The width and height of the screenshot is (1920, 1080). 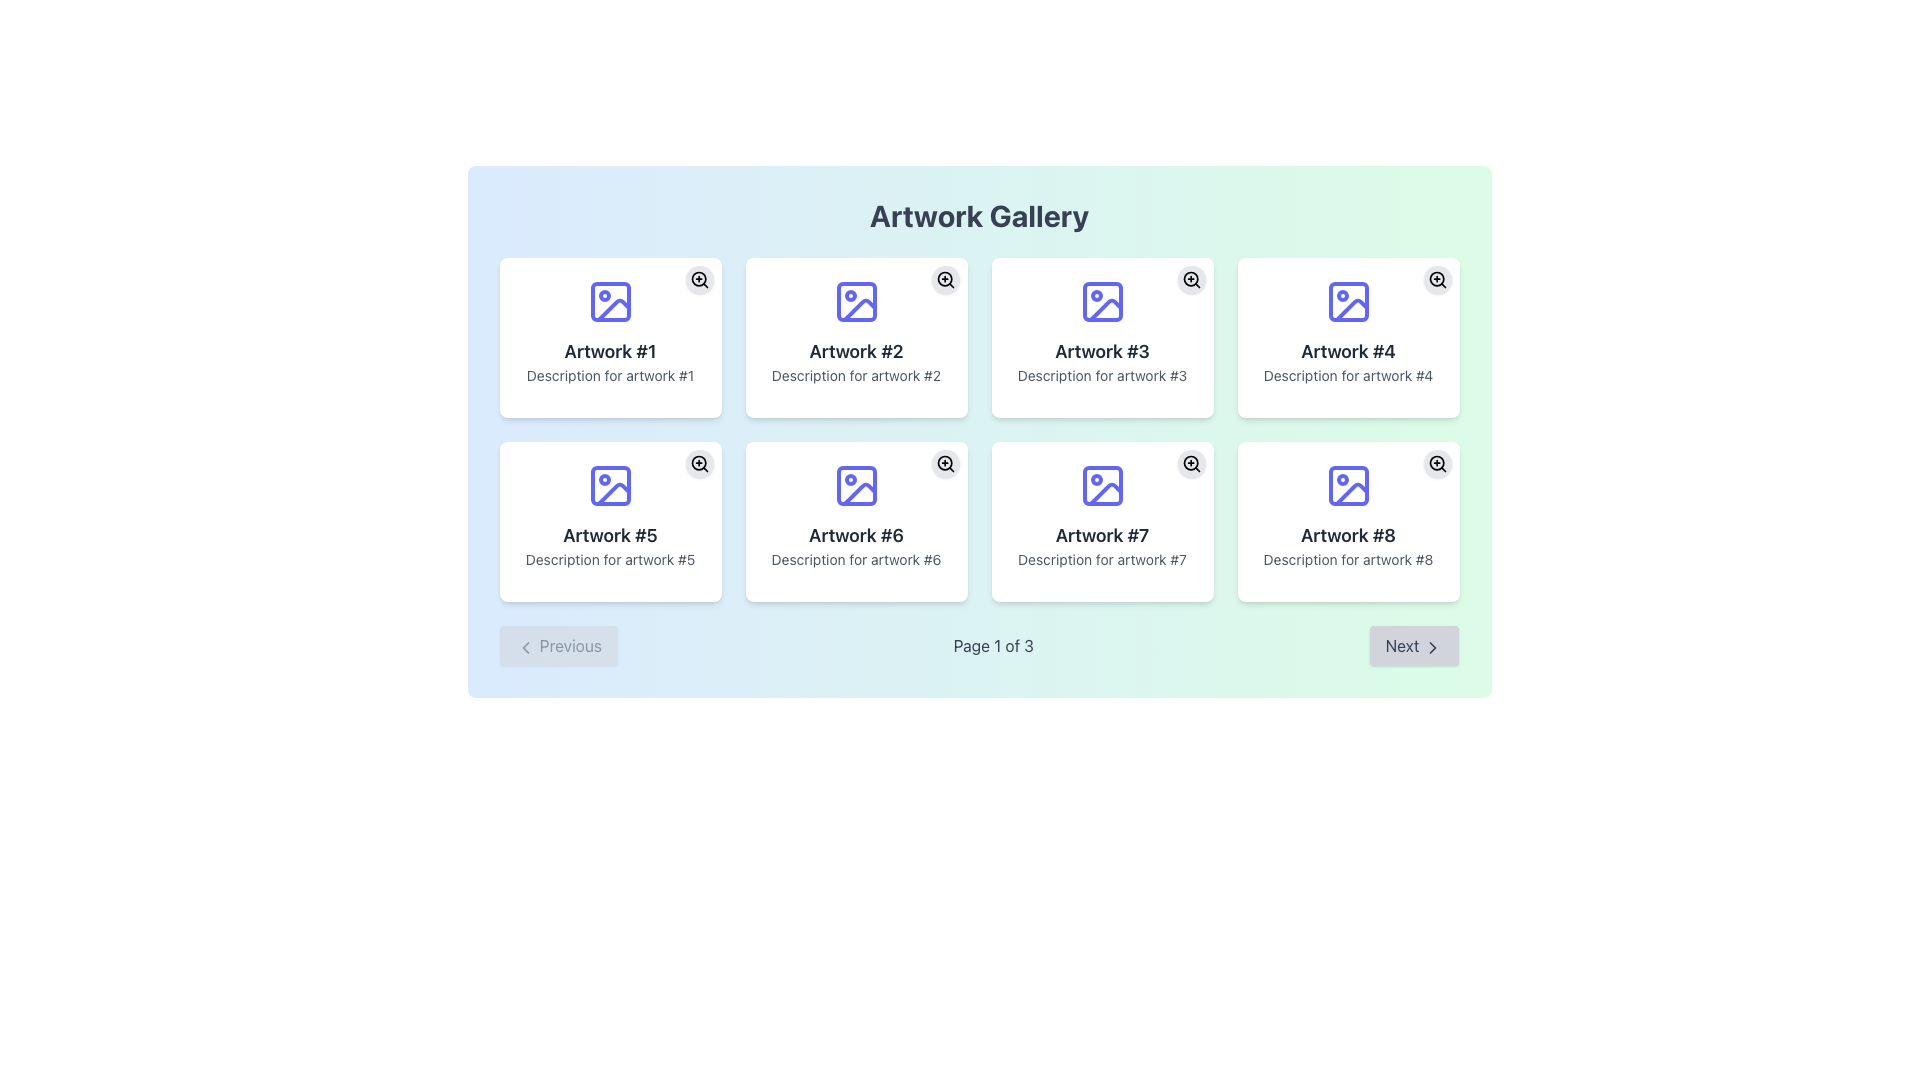 What do you see at coordinates (699, 280) in the screenshot?
I see `the zoom-in button represented by a magnifying glass icon located at the top-right corner of the card for Artwork #1 to zoom in on the artwork` at bounding box center [699, 280].